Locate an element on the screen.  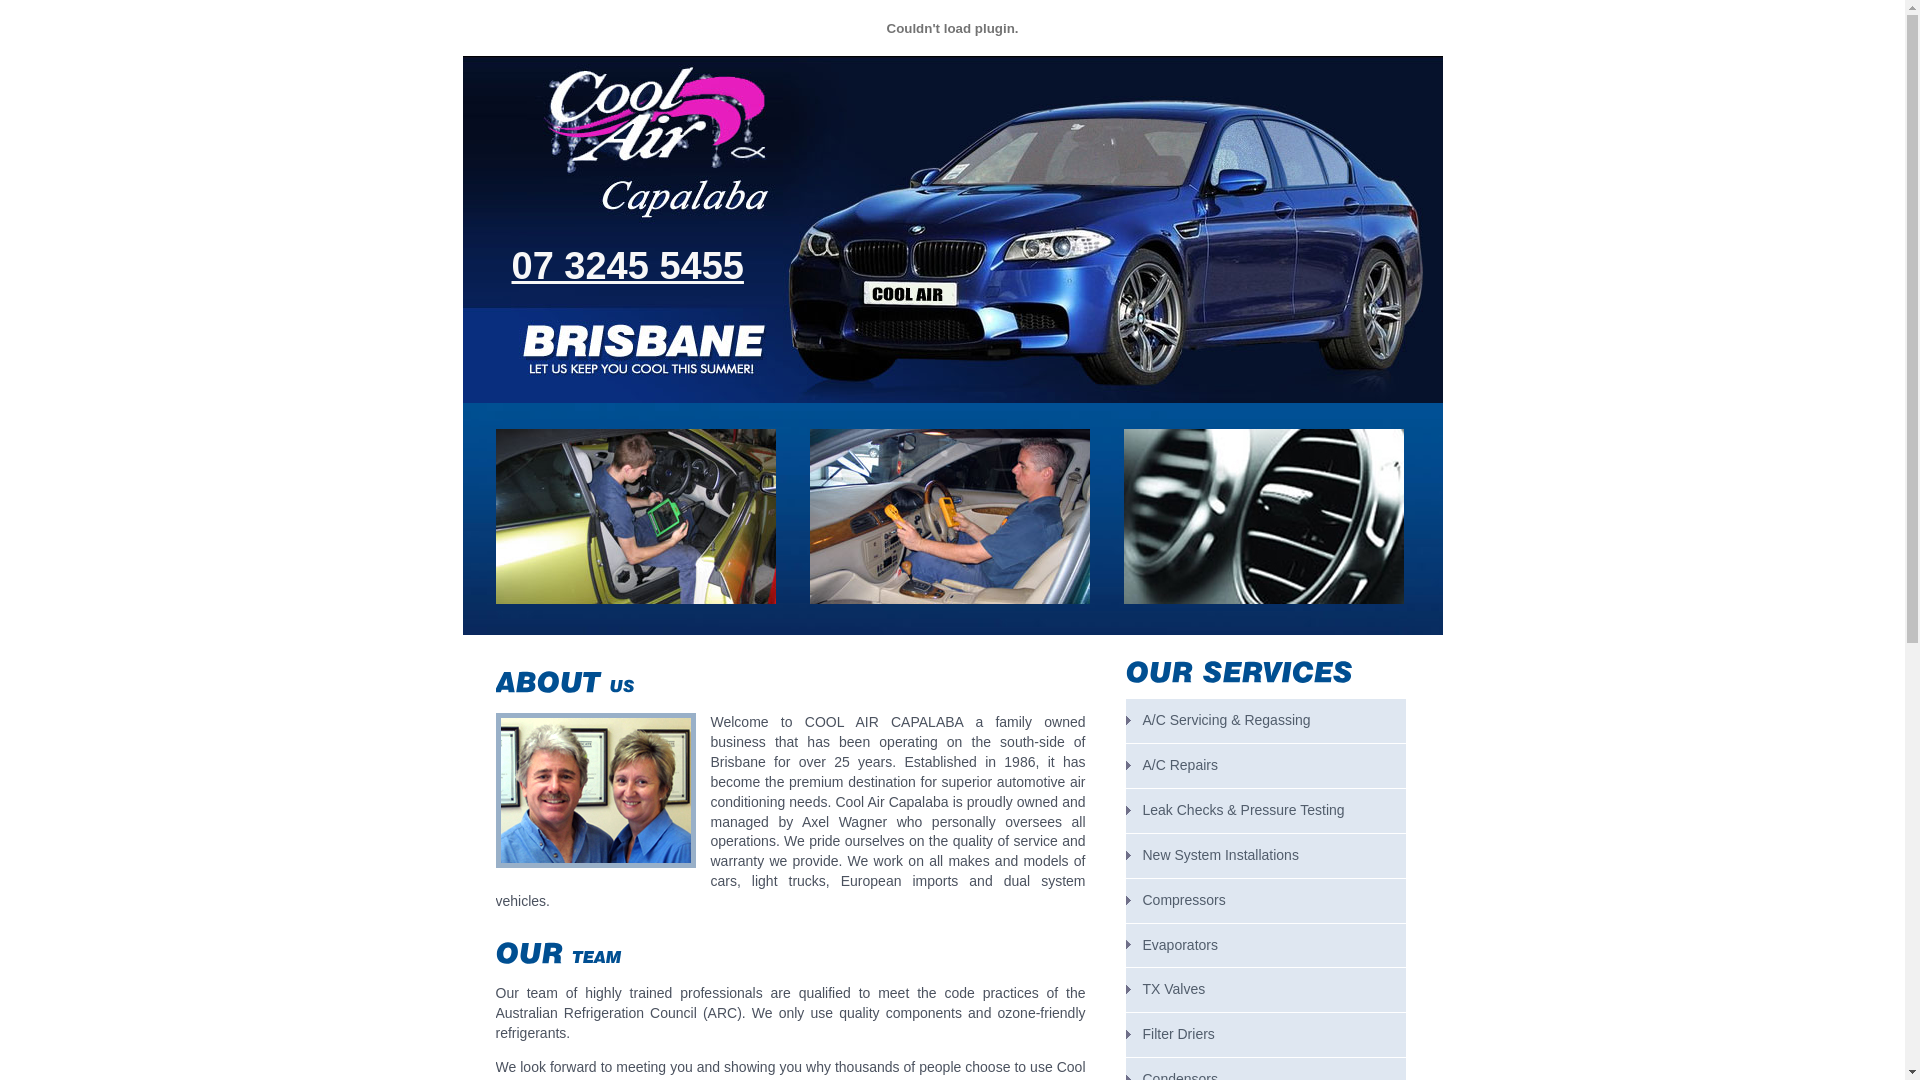
'TX Valves' is located at coordinates (1265, 990).